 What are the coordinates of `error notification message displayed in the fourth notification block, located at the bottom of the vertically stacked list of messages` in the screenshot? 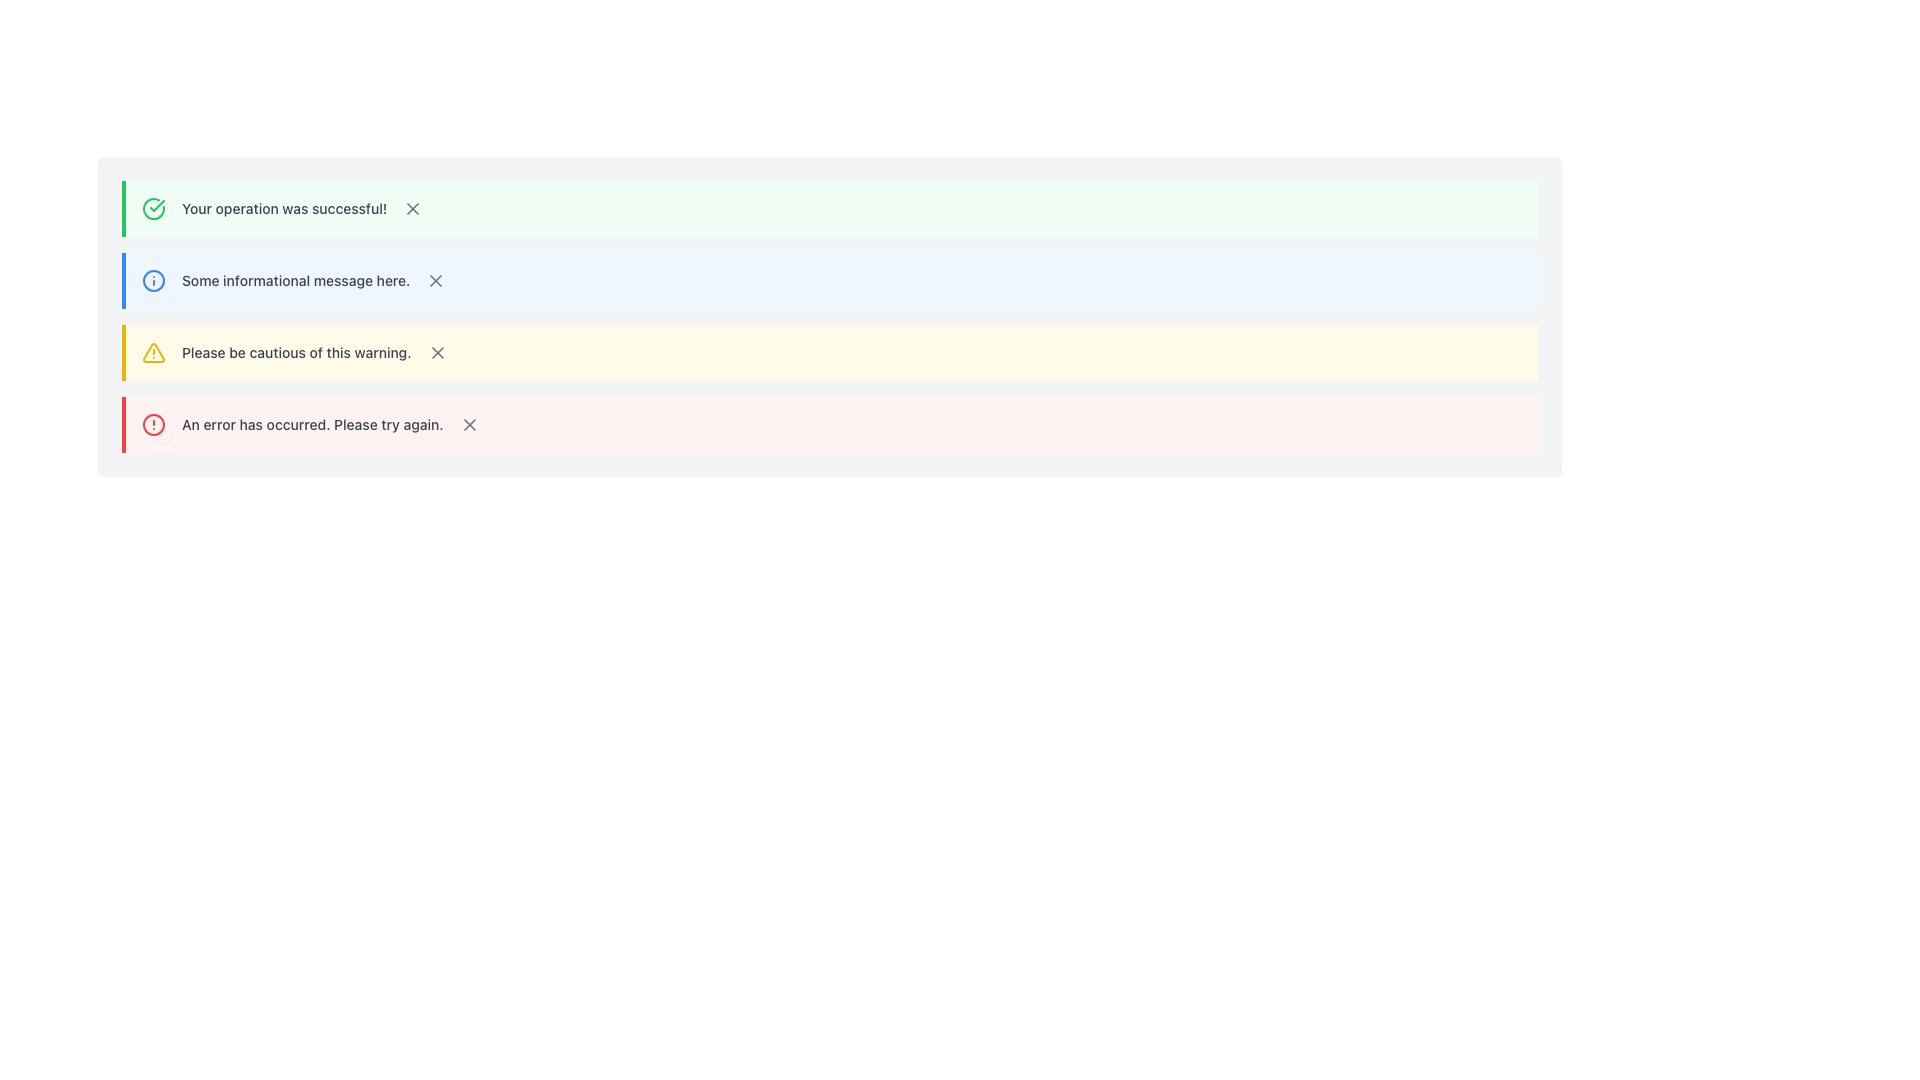 It's located at (830, 423).